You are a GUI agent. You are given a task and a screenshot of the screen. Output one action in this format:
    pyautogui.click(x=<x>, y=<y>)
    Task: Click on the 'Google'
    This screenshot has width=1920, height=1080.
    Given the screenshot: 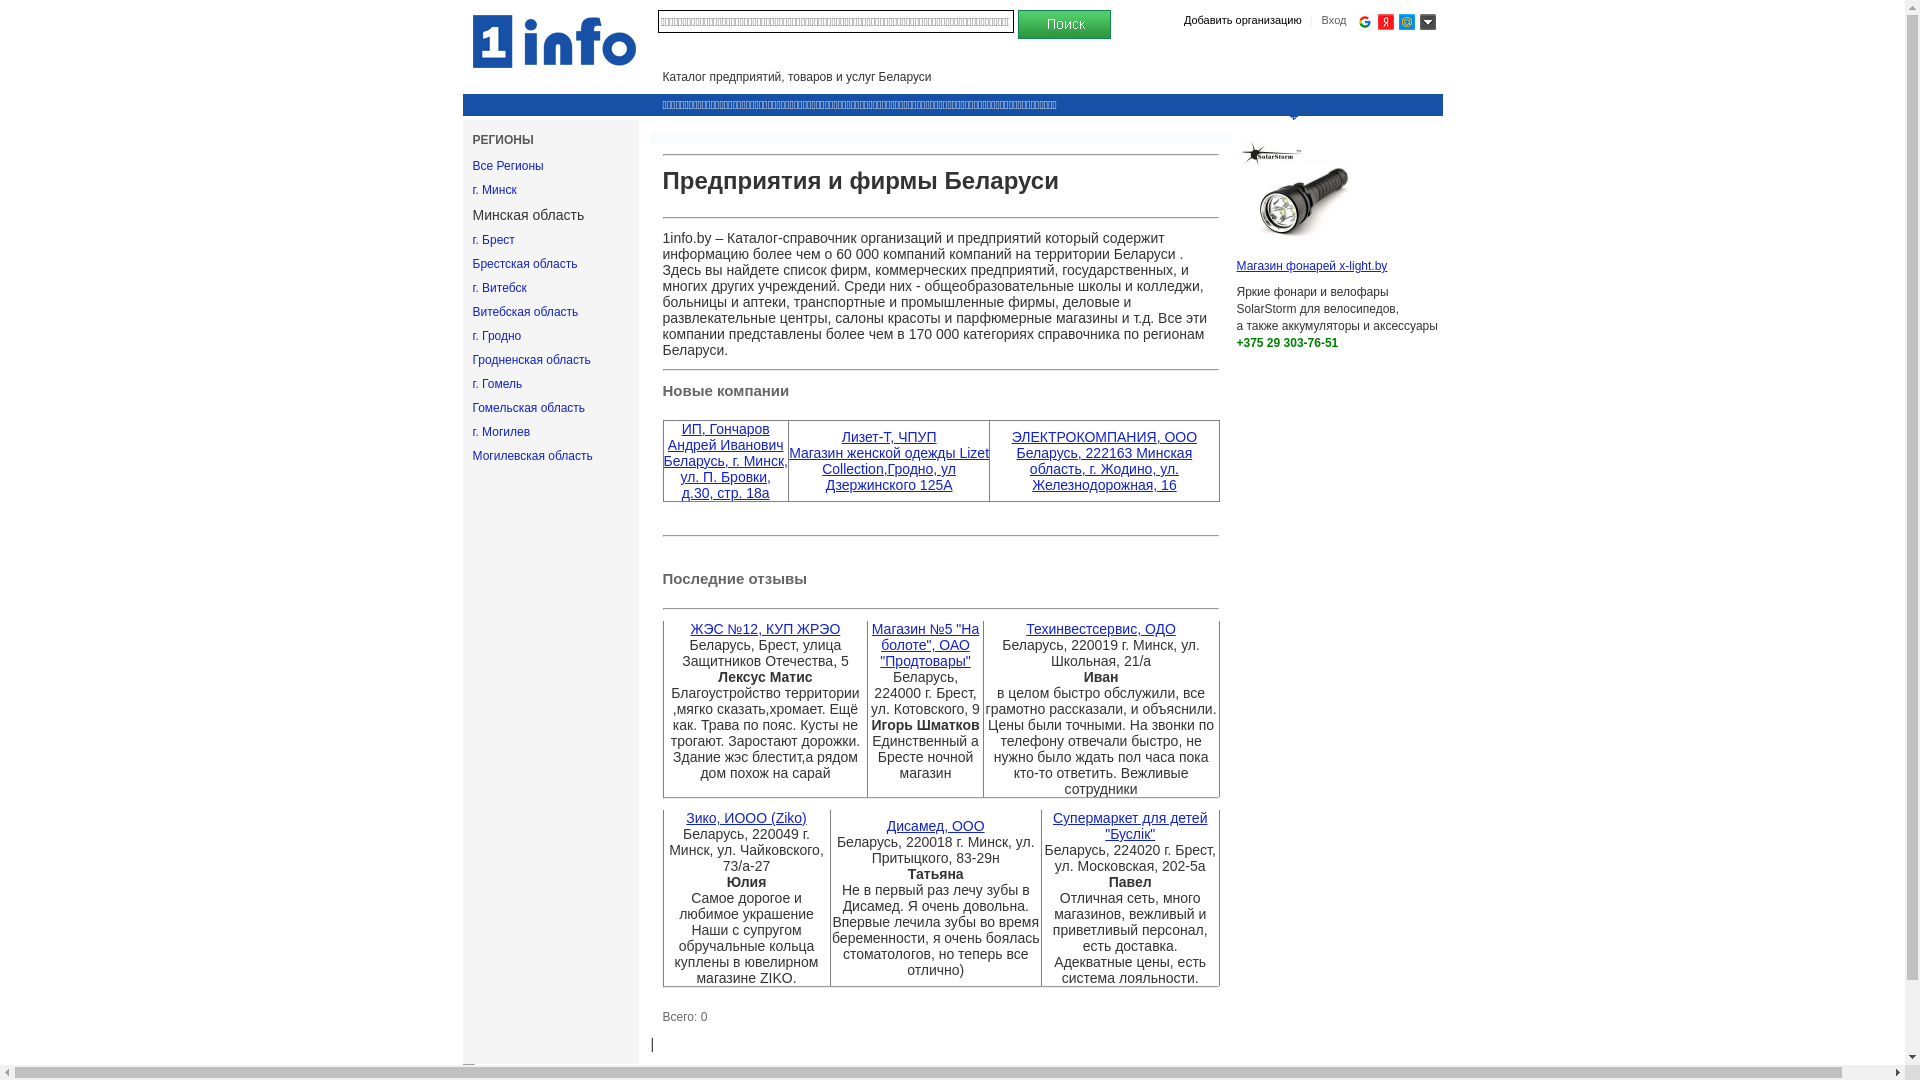 What is the action you would take?
    pyautogui.click(x=1362, y=22)
    